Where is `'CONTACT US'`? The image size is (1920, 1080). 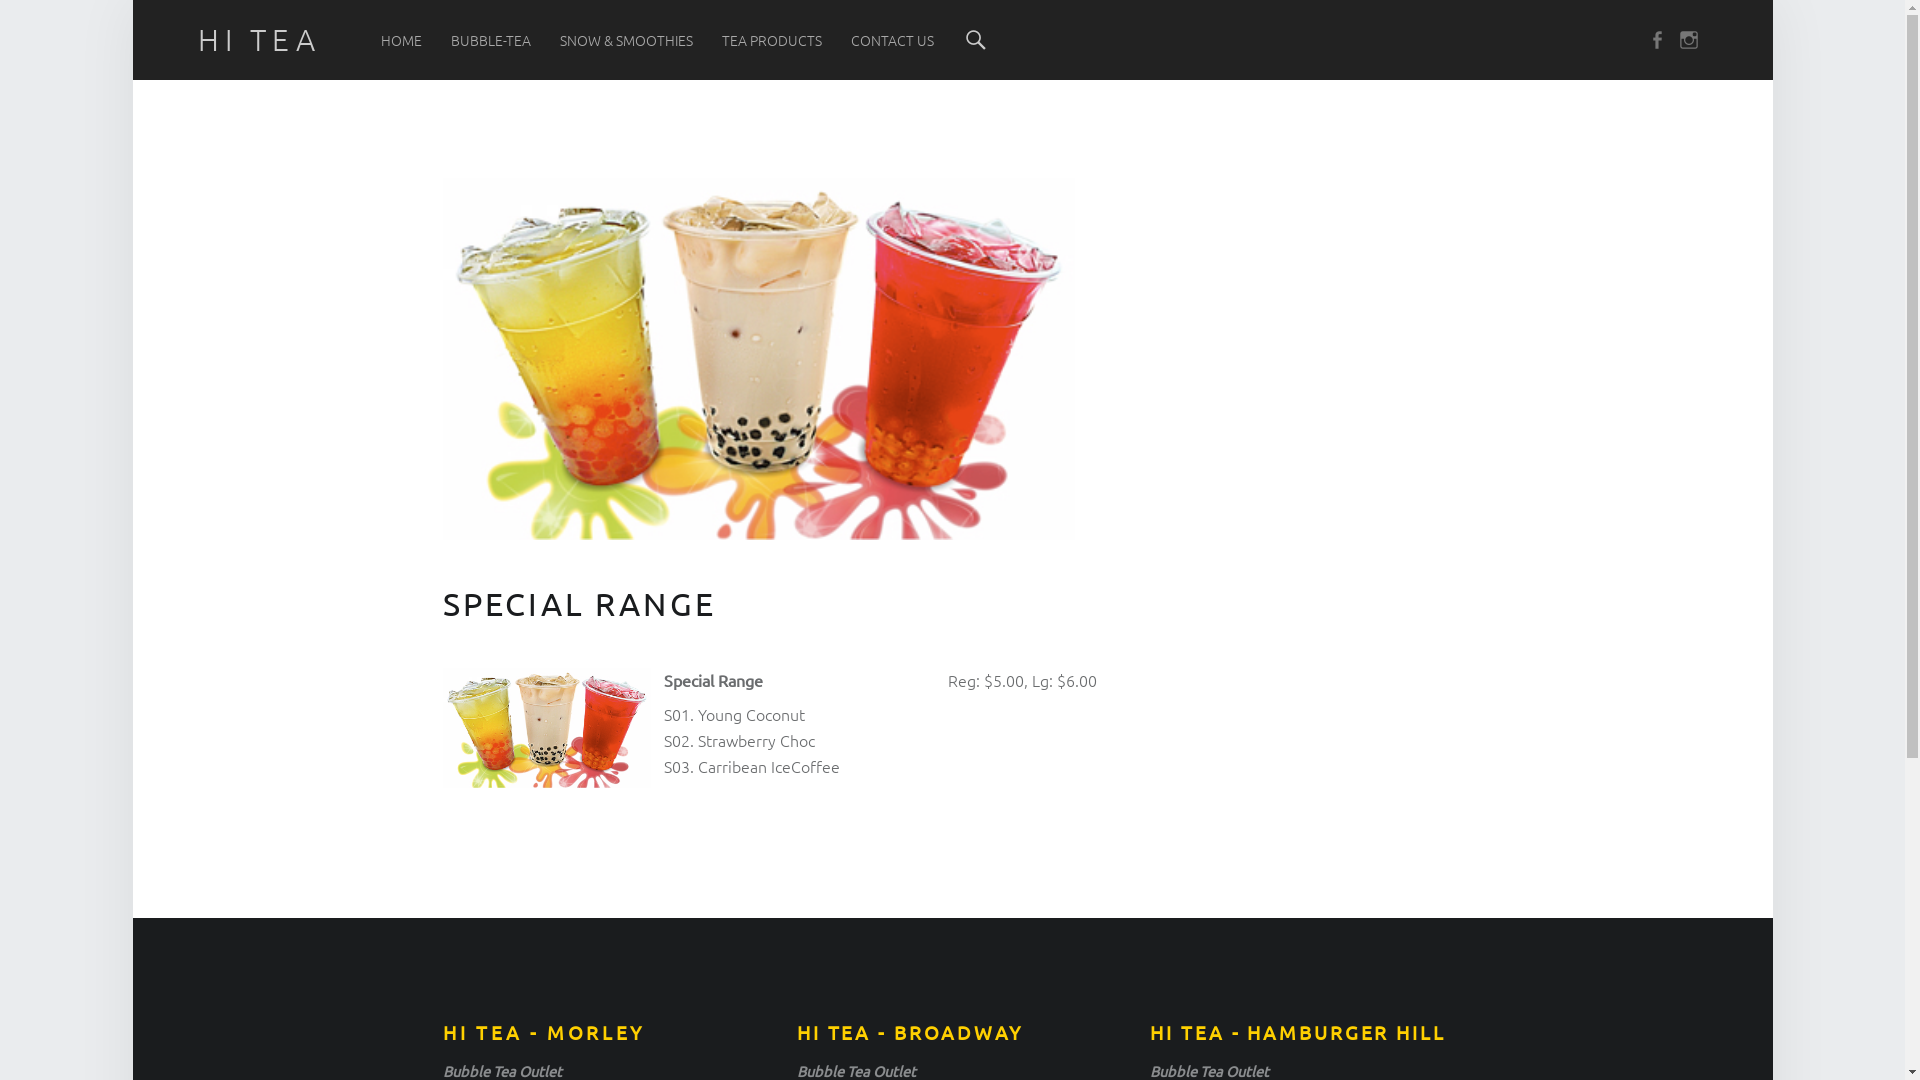
'CONTACT US' is located at coordinates (850, 39).